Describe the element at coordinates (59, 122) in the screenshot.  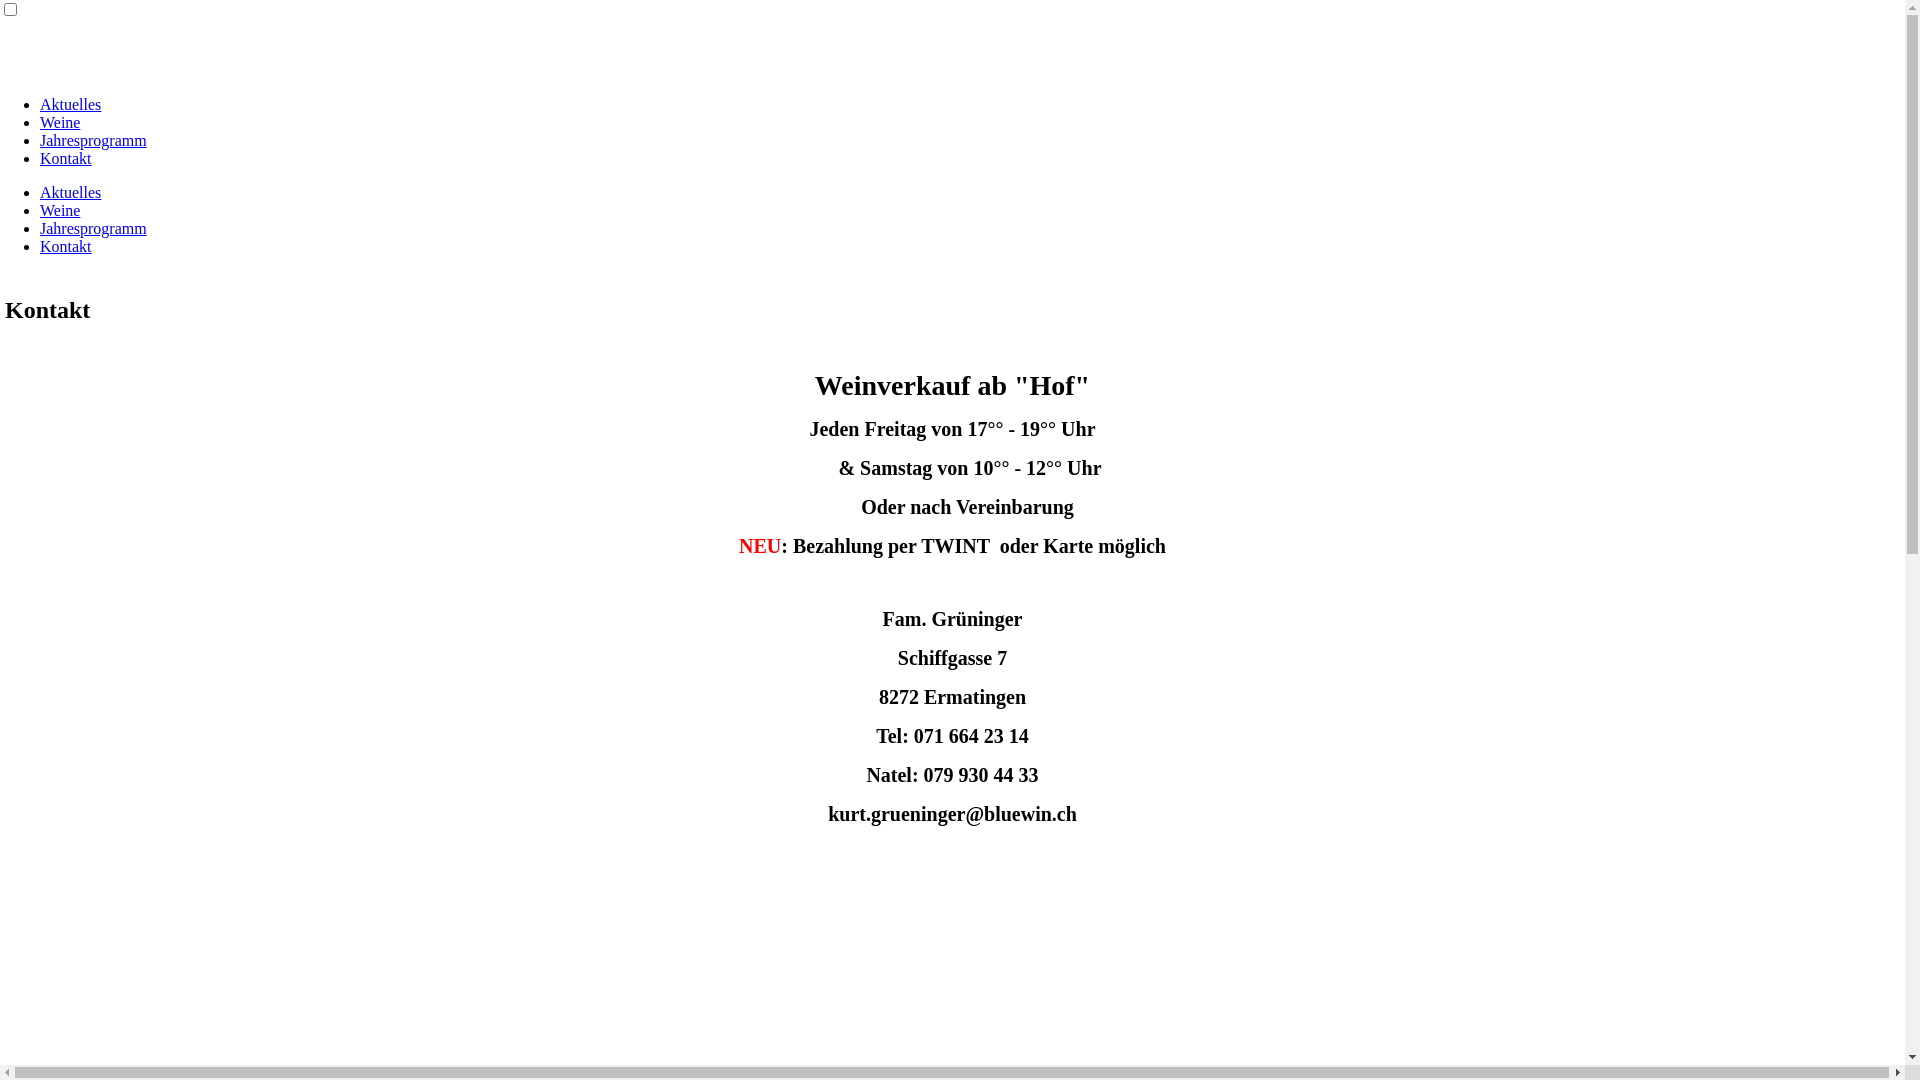
I see `'Weine'` at that location.